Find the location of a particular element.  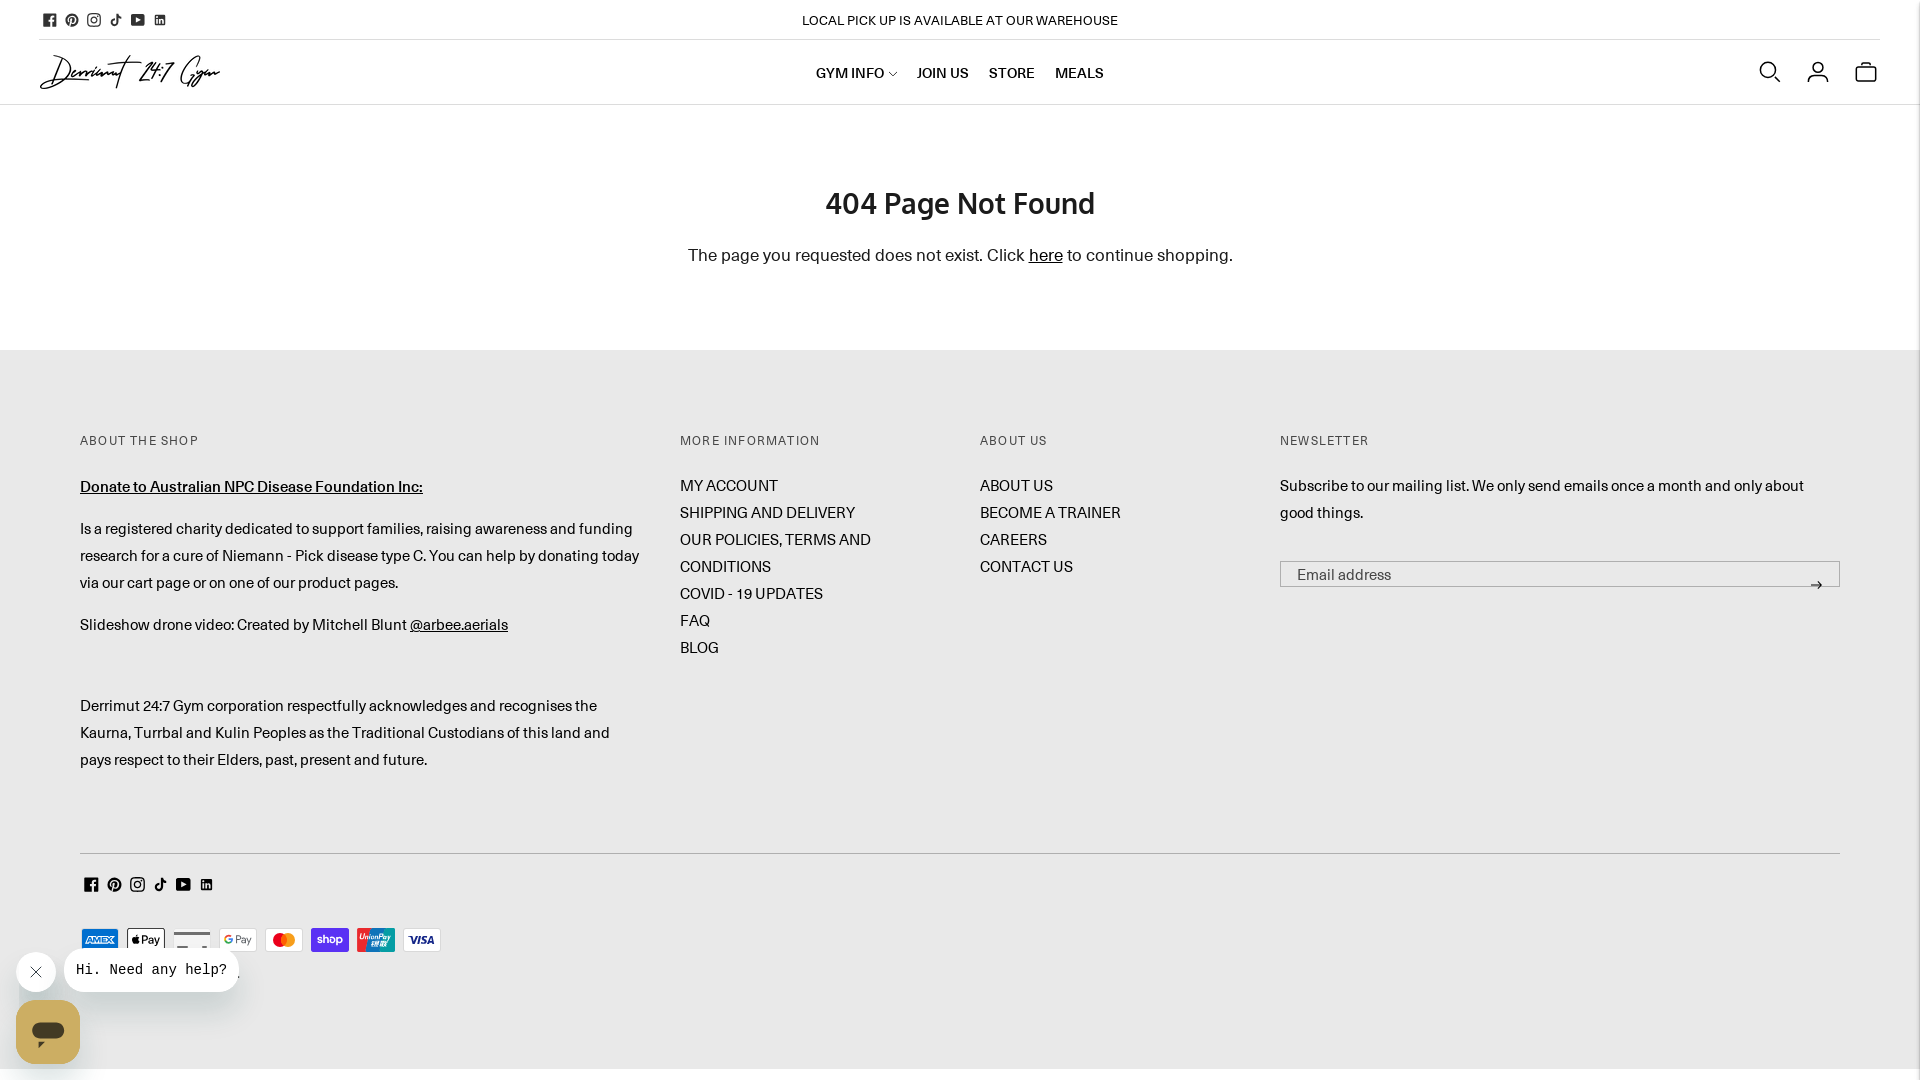

'Message from company' is located at coordinates (150, 968).